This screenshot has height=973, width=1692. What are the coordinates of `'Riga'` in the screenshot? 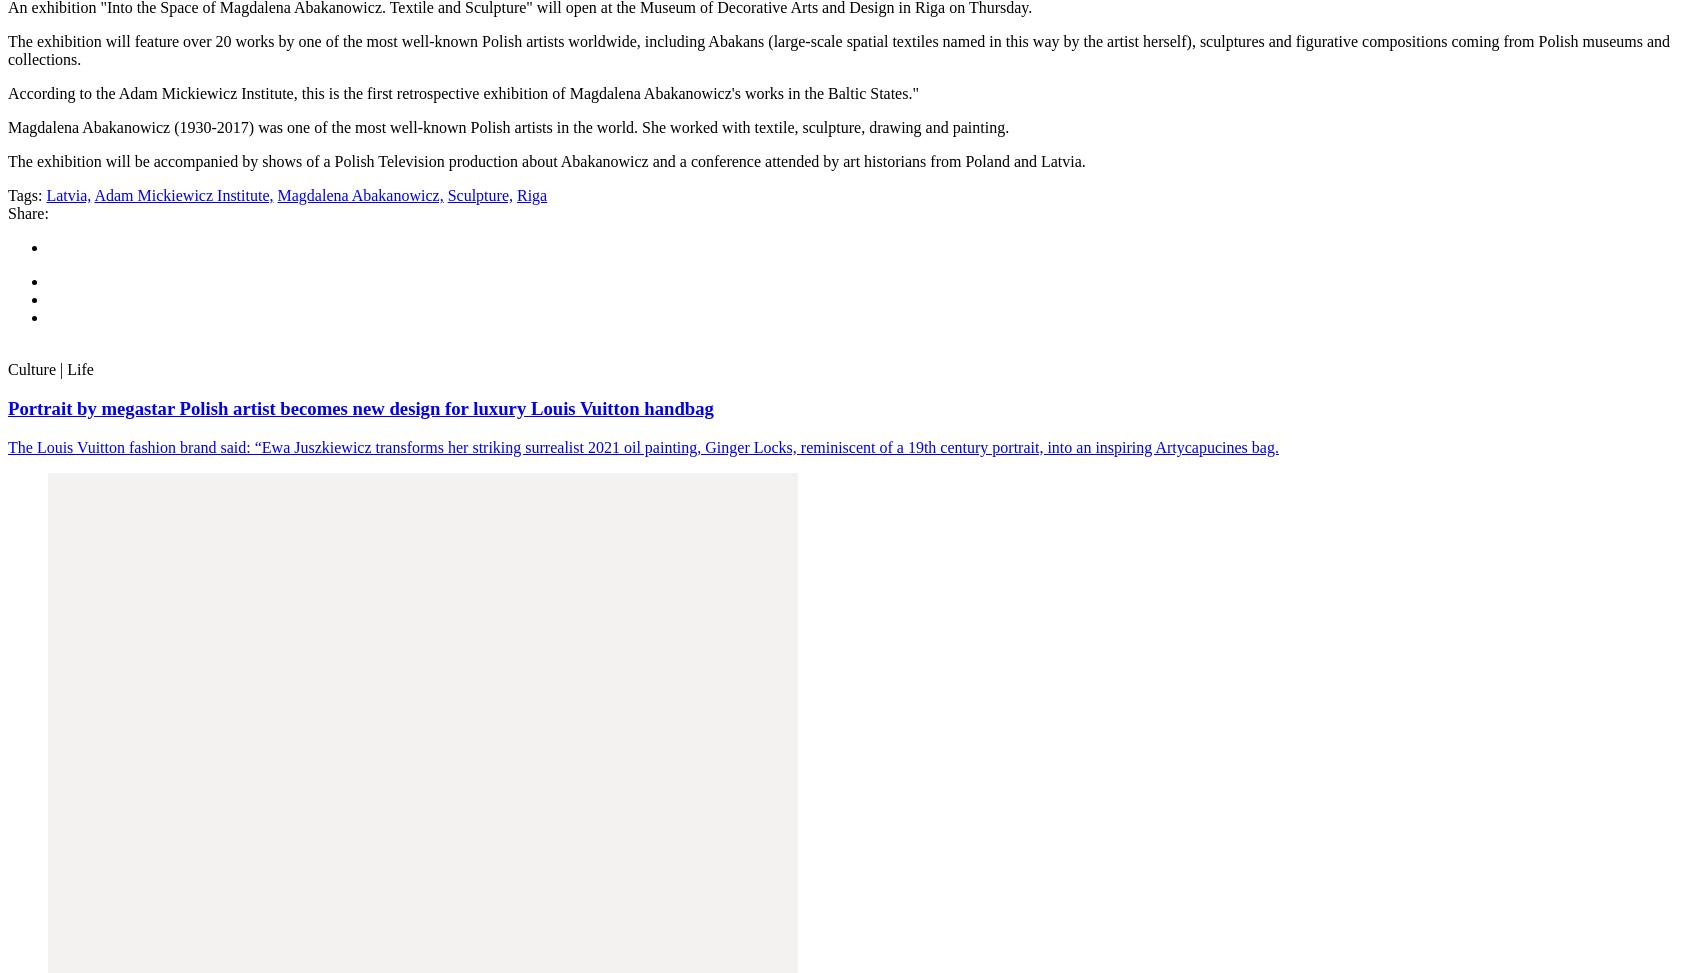 It's located at (531, 195).